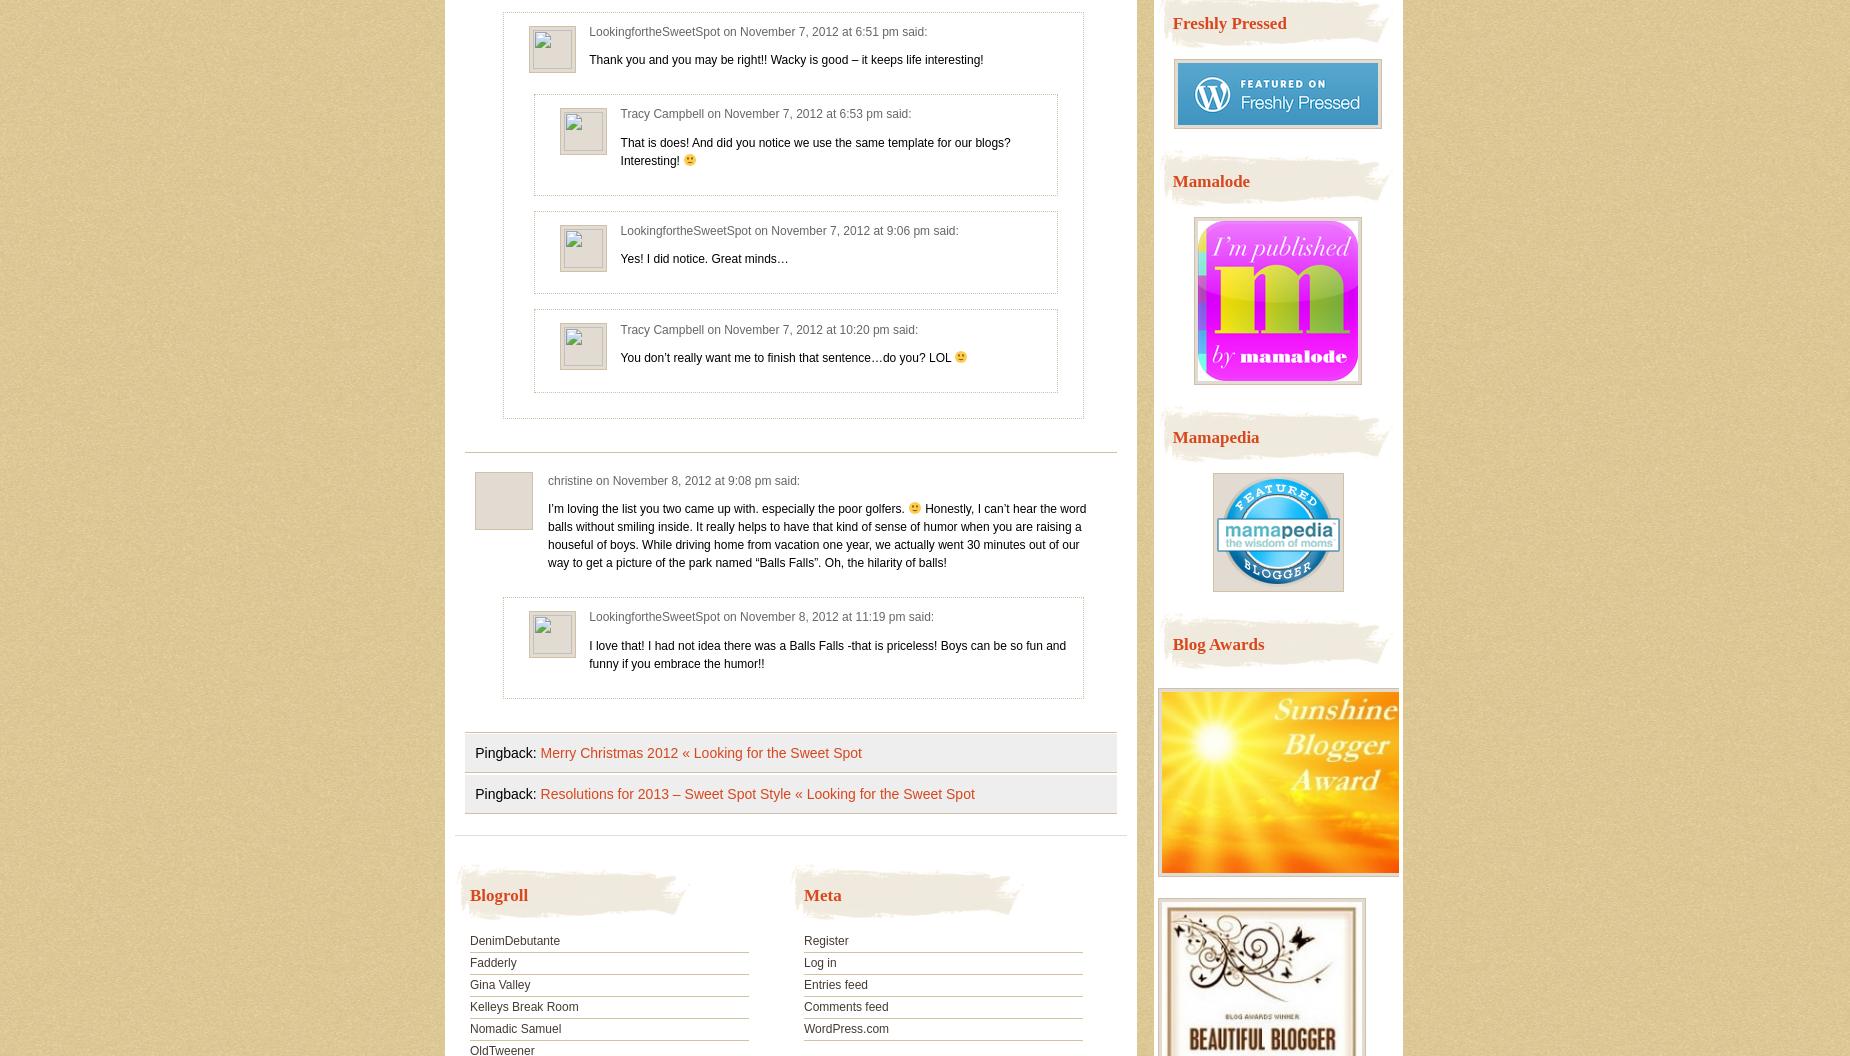 The width and height of the screenshot is (1850, 1056). Describe the element at coordinates (822, 616) in the screenshot. I see `'November 8, 2012 at 11:19 pm'` at that location.